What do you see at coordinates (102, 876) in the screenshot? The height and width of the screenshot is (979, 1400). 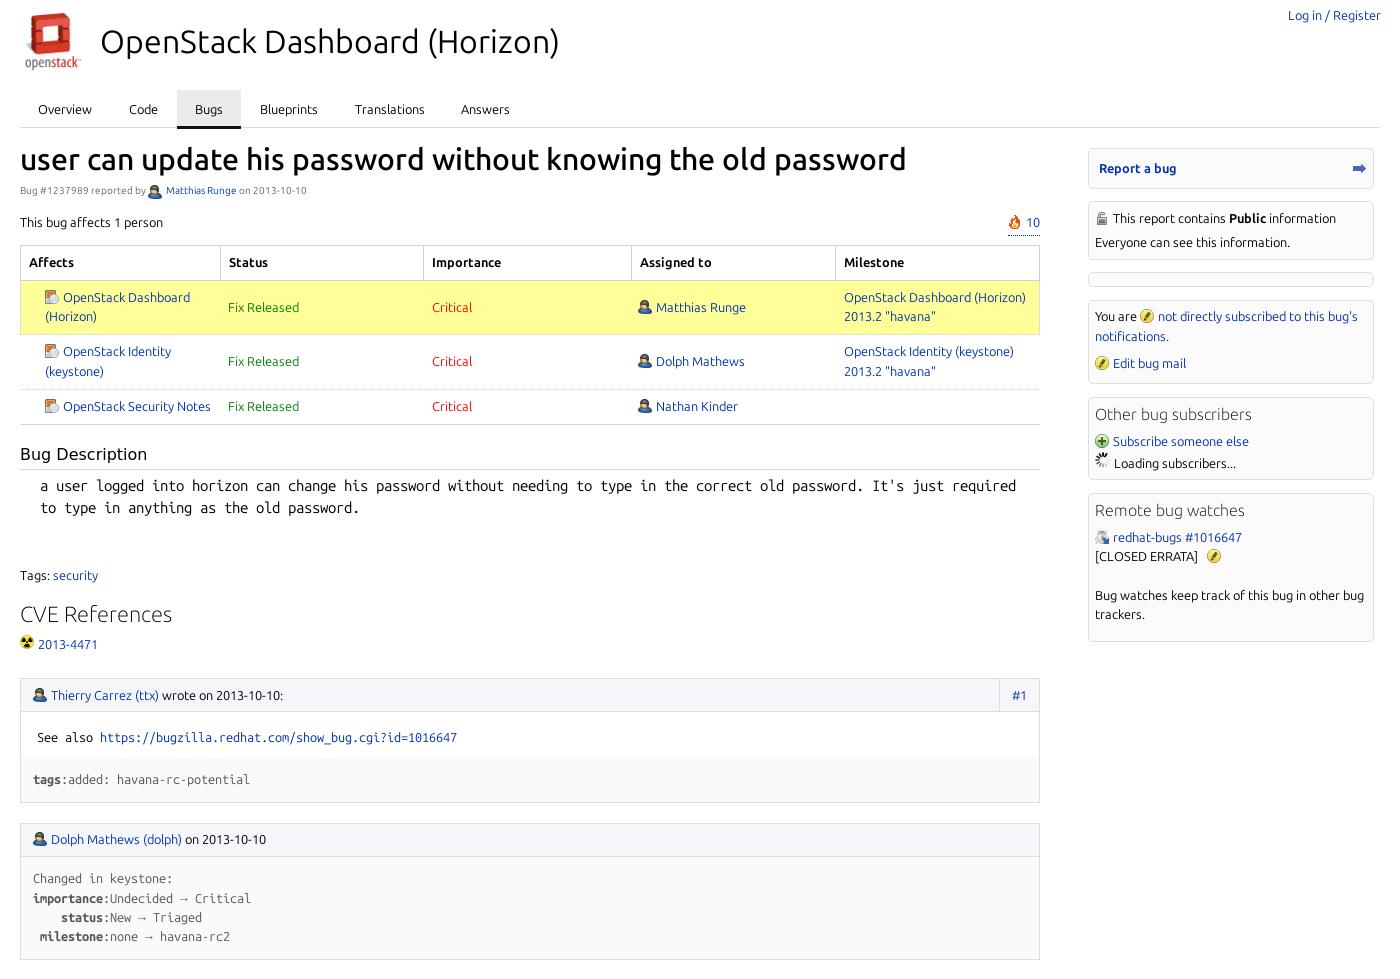 I see `'Changed in keystone:'` at bounding box center [102, 876].